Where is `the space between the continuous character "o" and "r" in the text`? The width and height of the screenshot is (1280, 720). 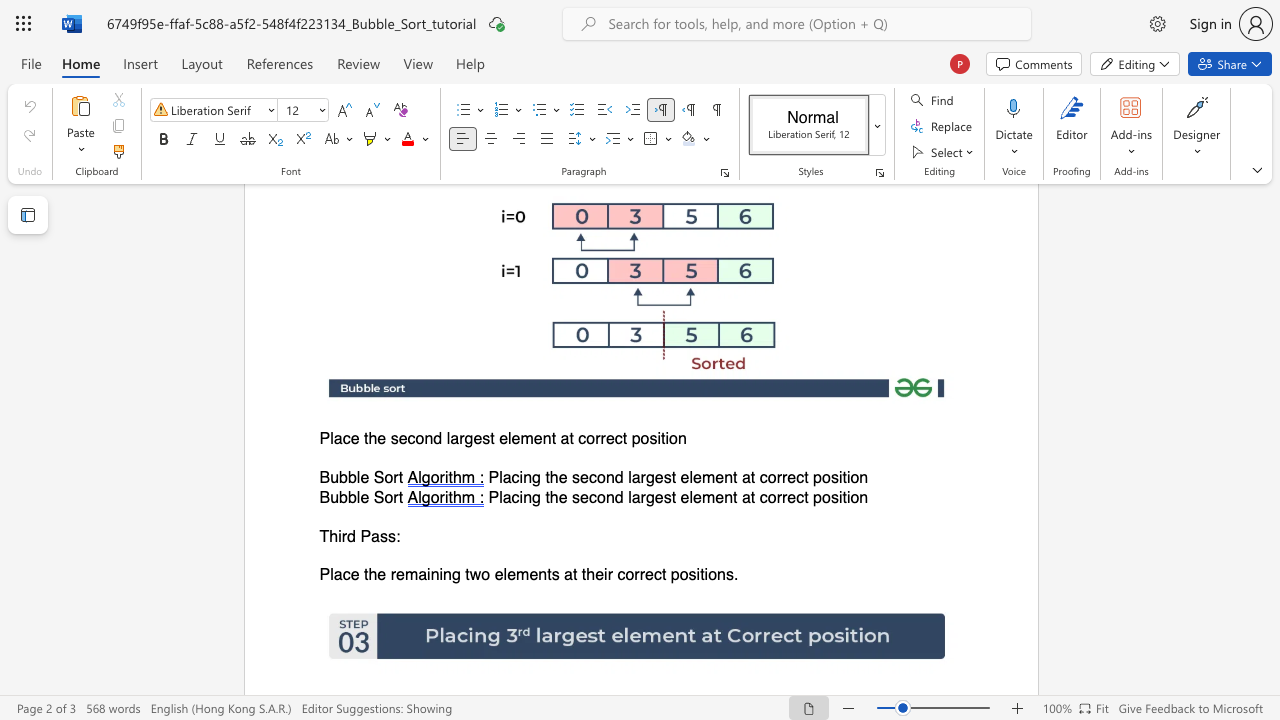
the space between the continuous character "o" and "r" in the text is located at coordinates (392, 478).